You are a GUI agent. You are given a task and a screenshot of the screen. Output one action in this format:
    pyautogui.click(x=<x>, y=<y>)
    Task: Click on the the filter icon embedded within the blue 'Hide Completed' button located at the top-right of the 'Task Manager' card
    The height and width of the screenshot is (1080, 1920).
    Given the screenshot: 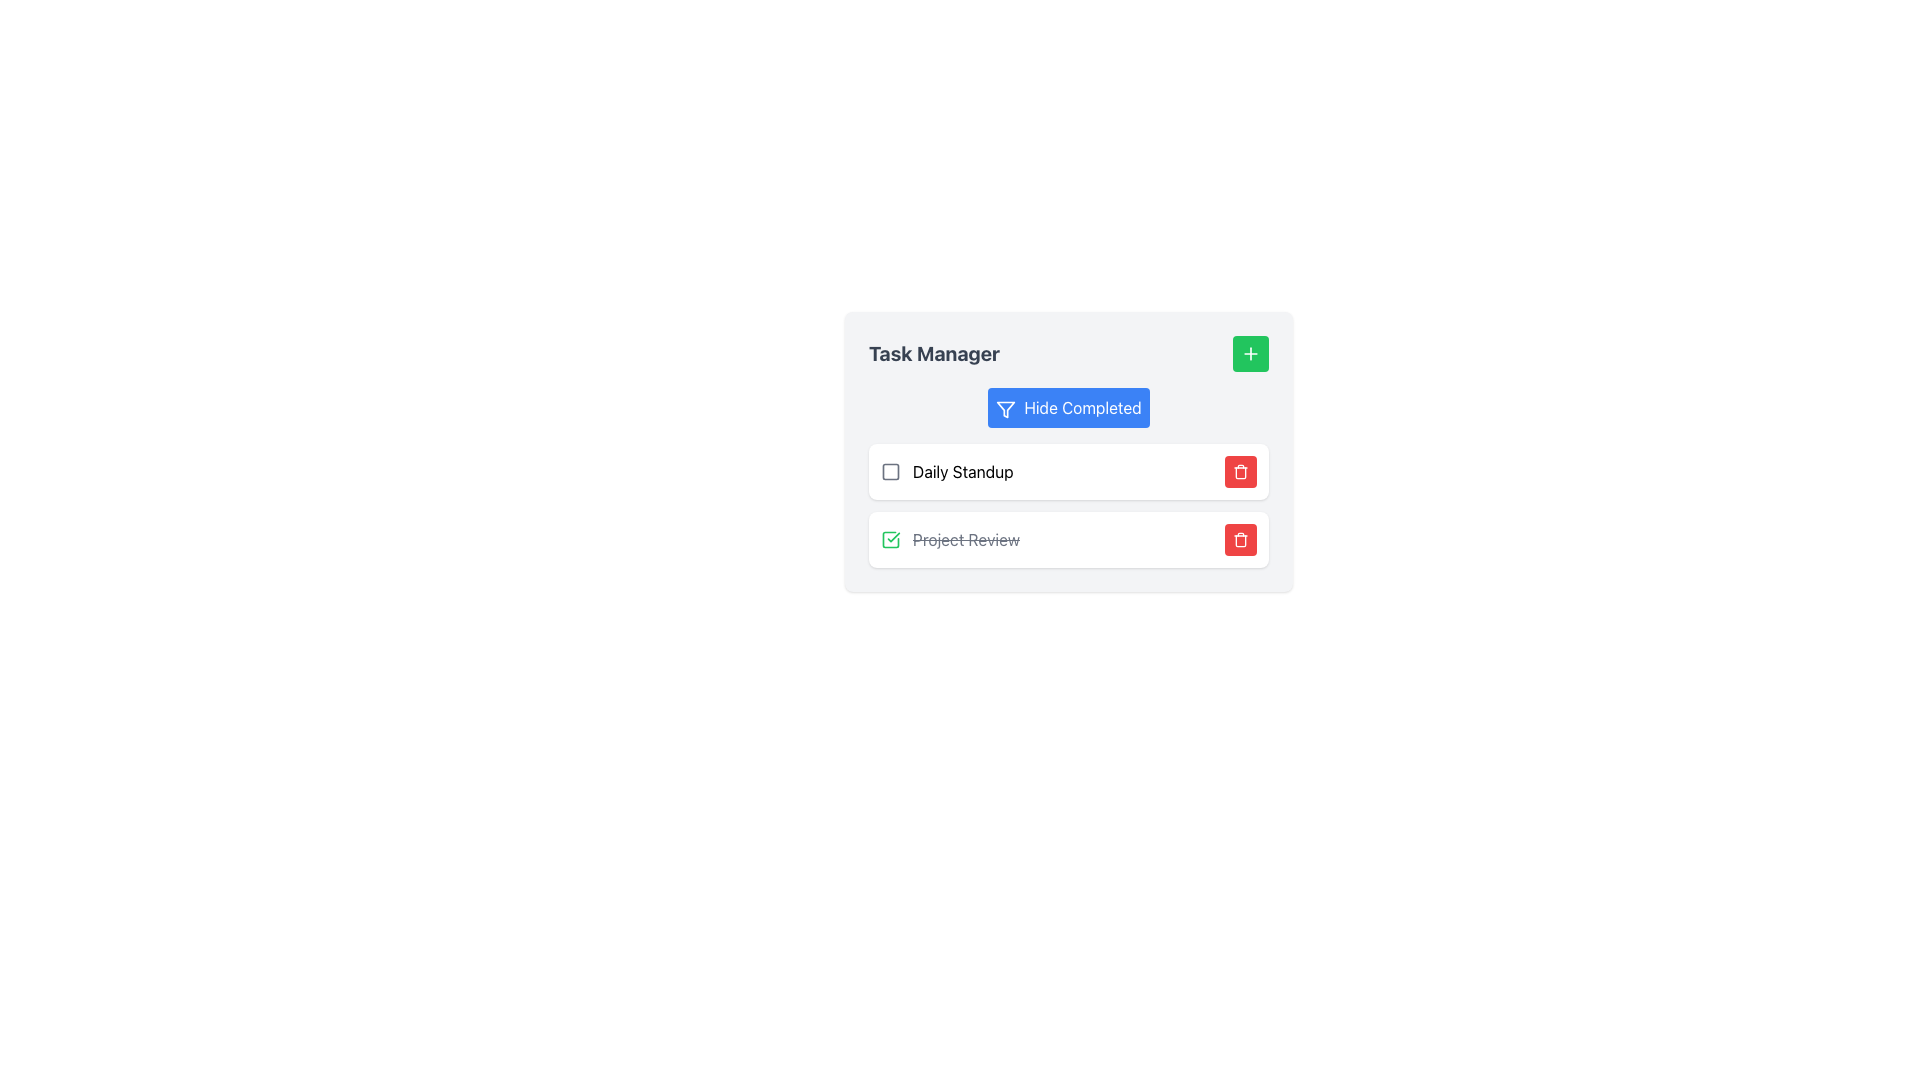 What is the action you would take?
    pyautogui.click(x=1006, y=408)
    